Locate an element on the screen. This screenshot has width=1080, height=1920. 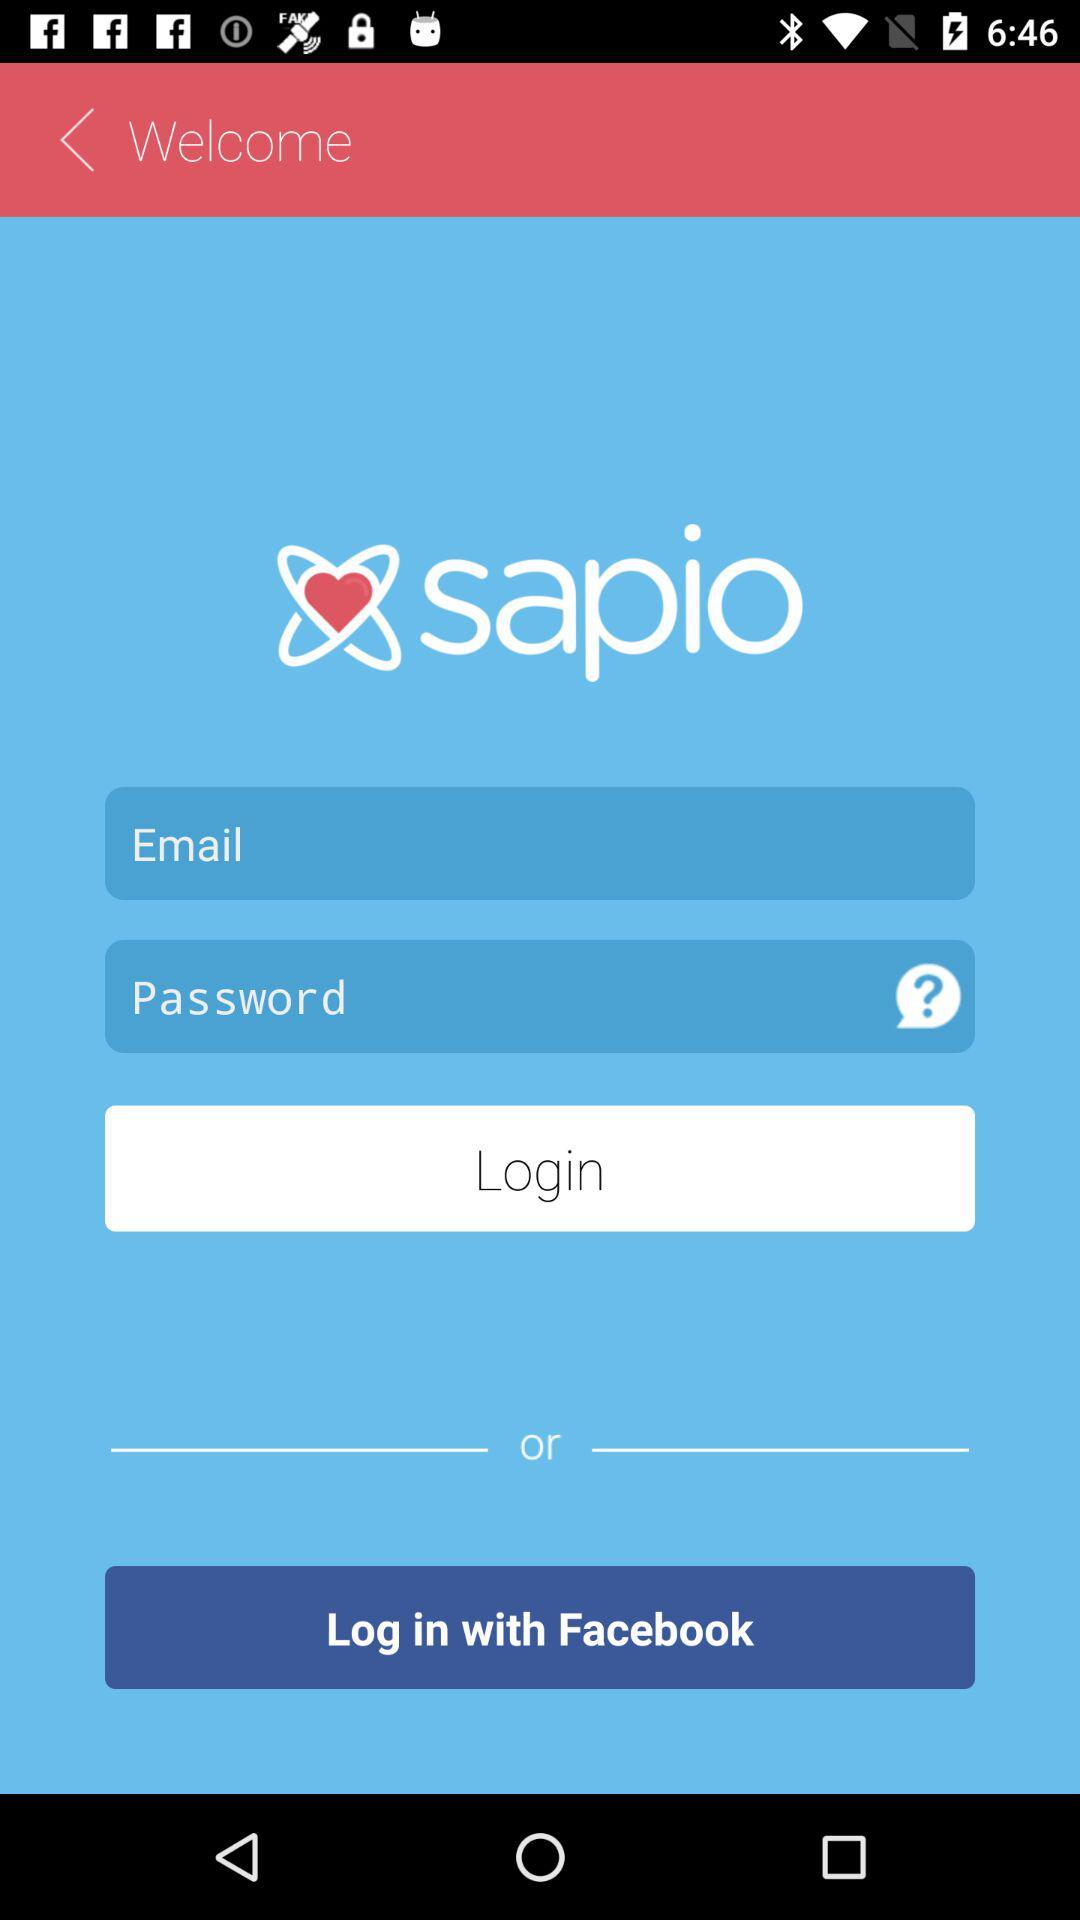
password question is located at coordinates (928, 996).